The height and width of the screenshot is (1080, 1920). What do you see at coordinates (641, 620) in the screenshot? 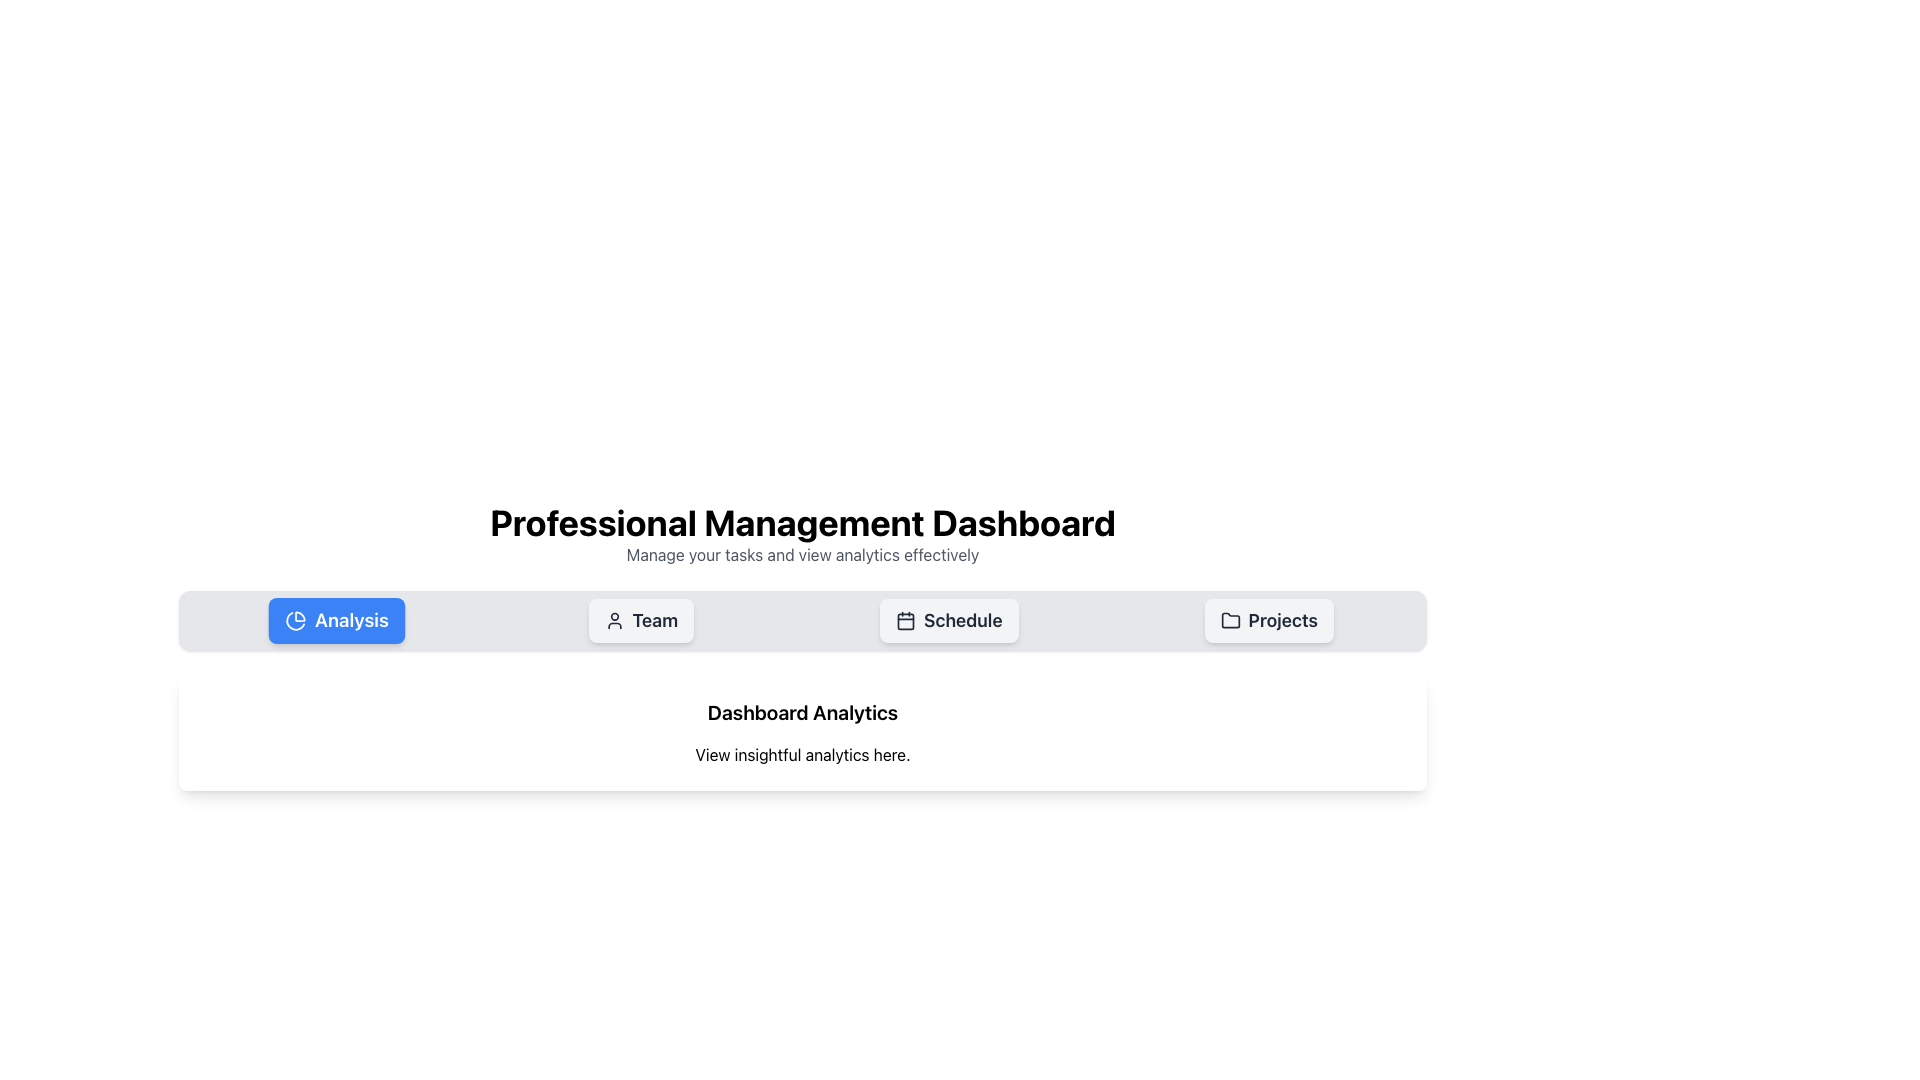
I see `the navigational button located in the horizontal menu bar, which is styled with a light gray background and positioned between the 'Analysis' and 'Schedule' buttons` at bounding box center [641, 620].